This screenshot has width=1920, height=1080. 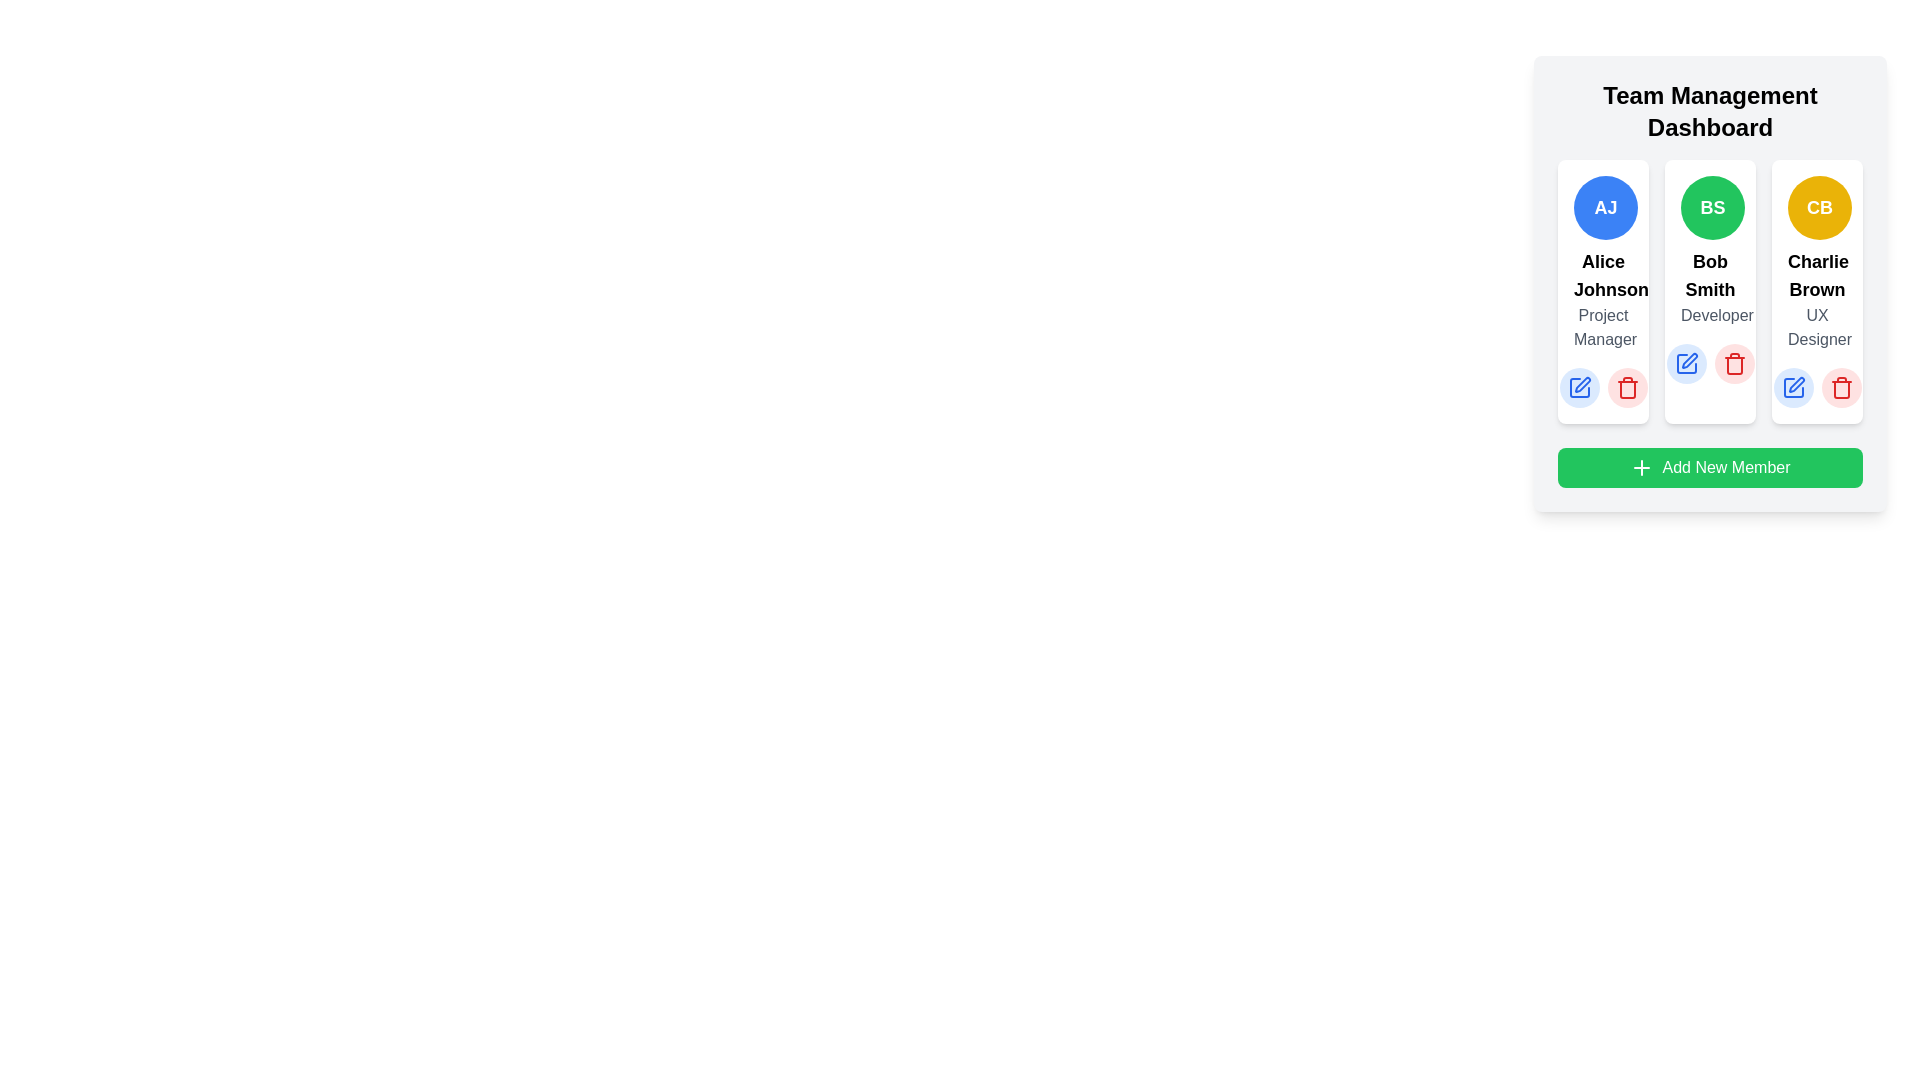 I want to click on the edit icon button resembling a pen, which is the third edit icon under the profile labeled 'Charlie Brown UX Designer', so click(x=1793, y=388).